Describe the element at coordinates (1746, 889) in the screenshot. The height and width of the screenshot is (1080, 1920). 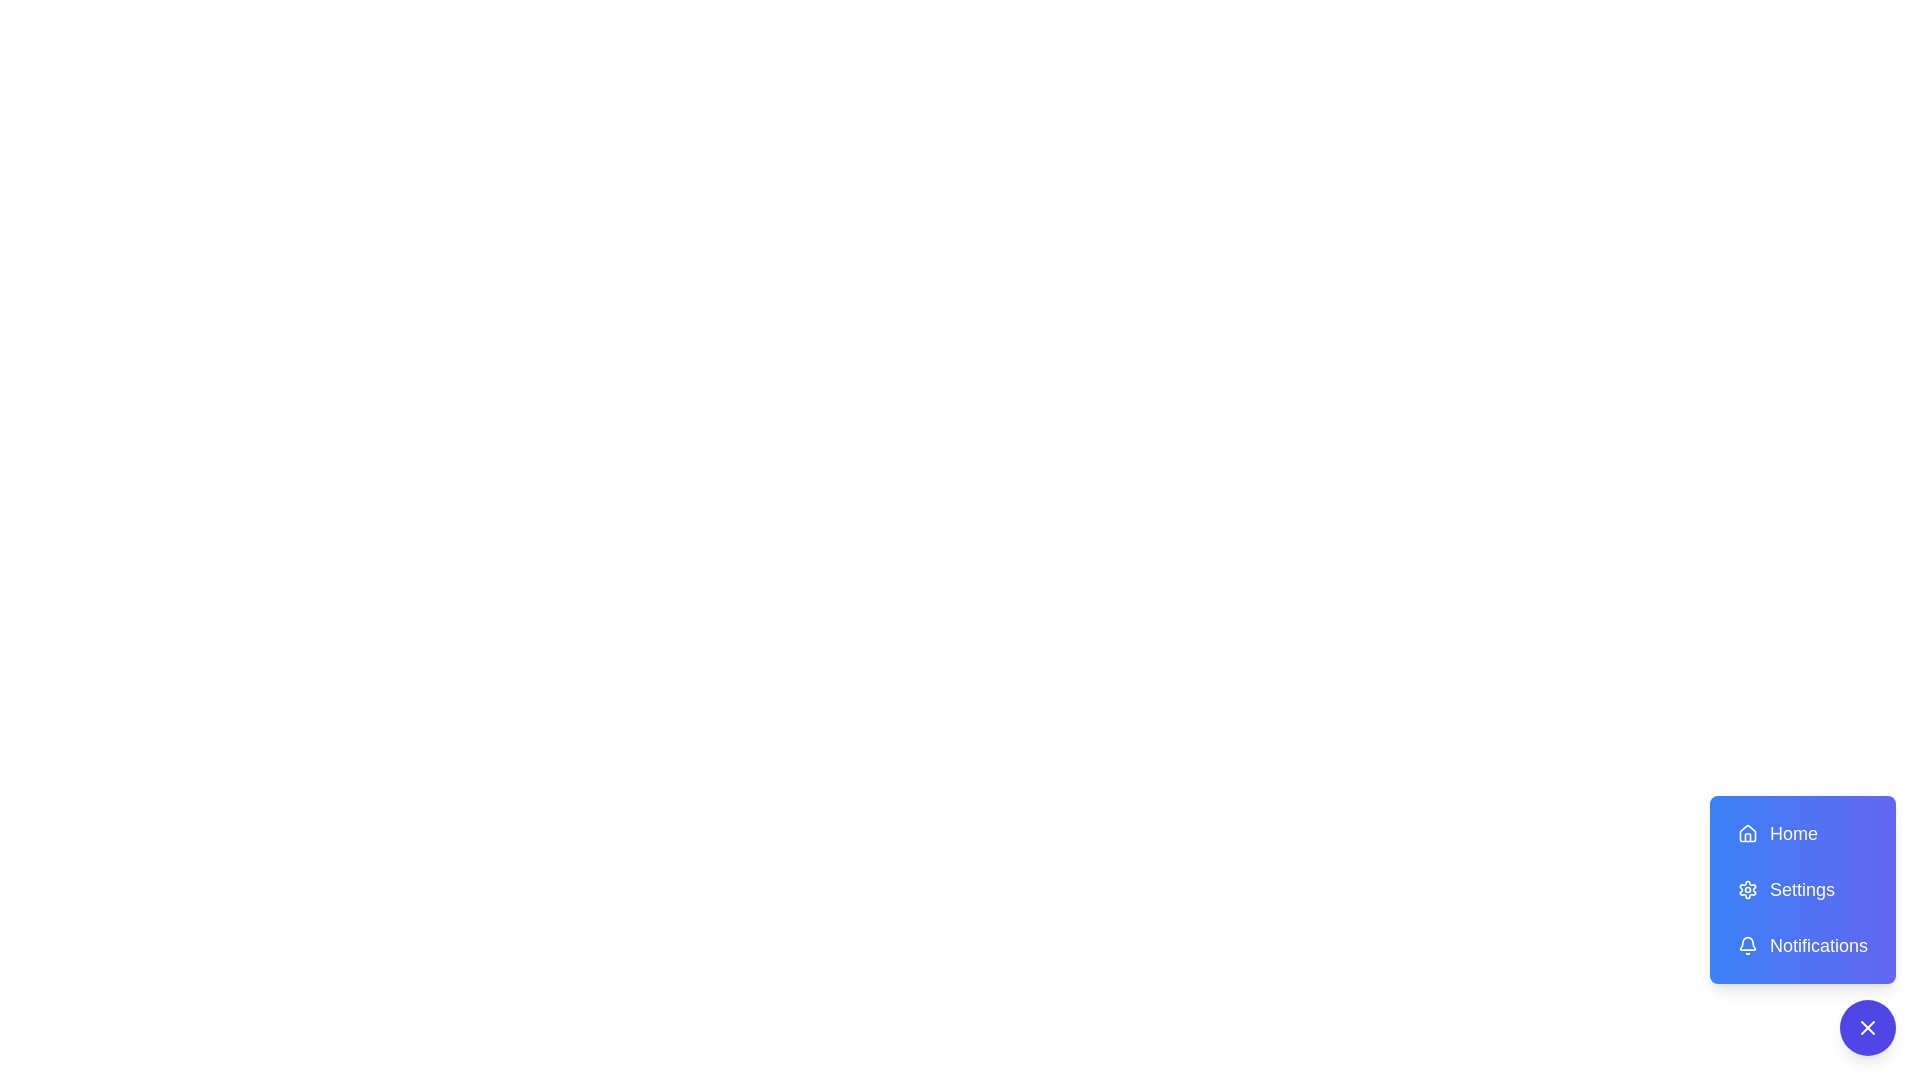
I see `the settings icon located to the left of the 'Settings' text in the vertical navigation menu` at that location.